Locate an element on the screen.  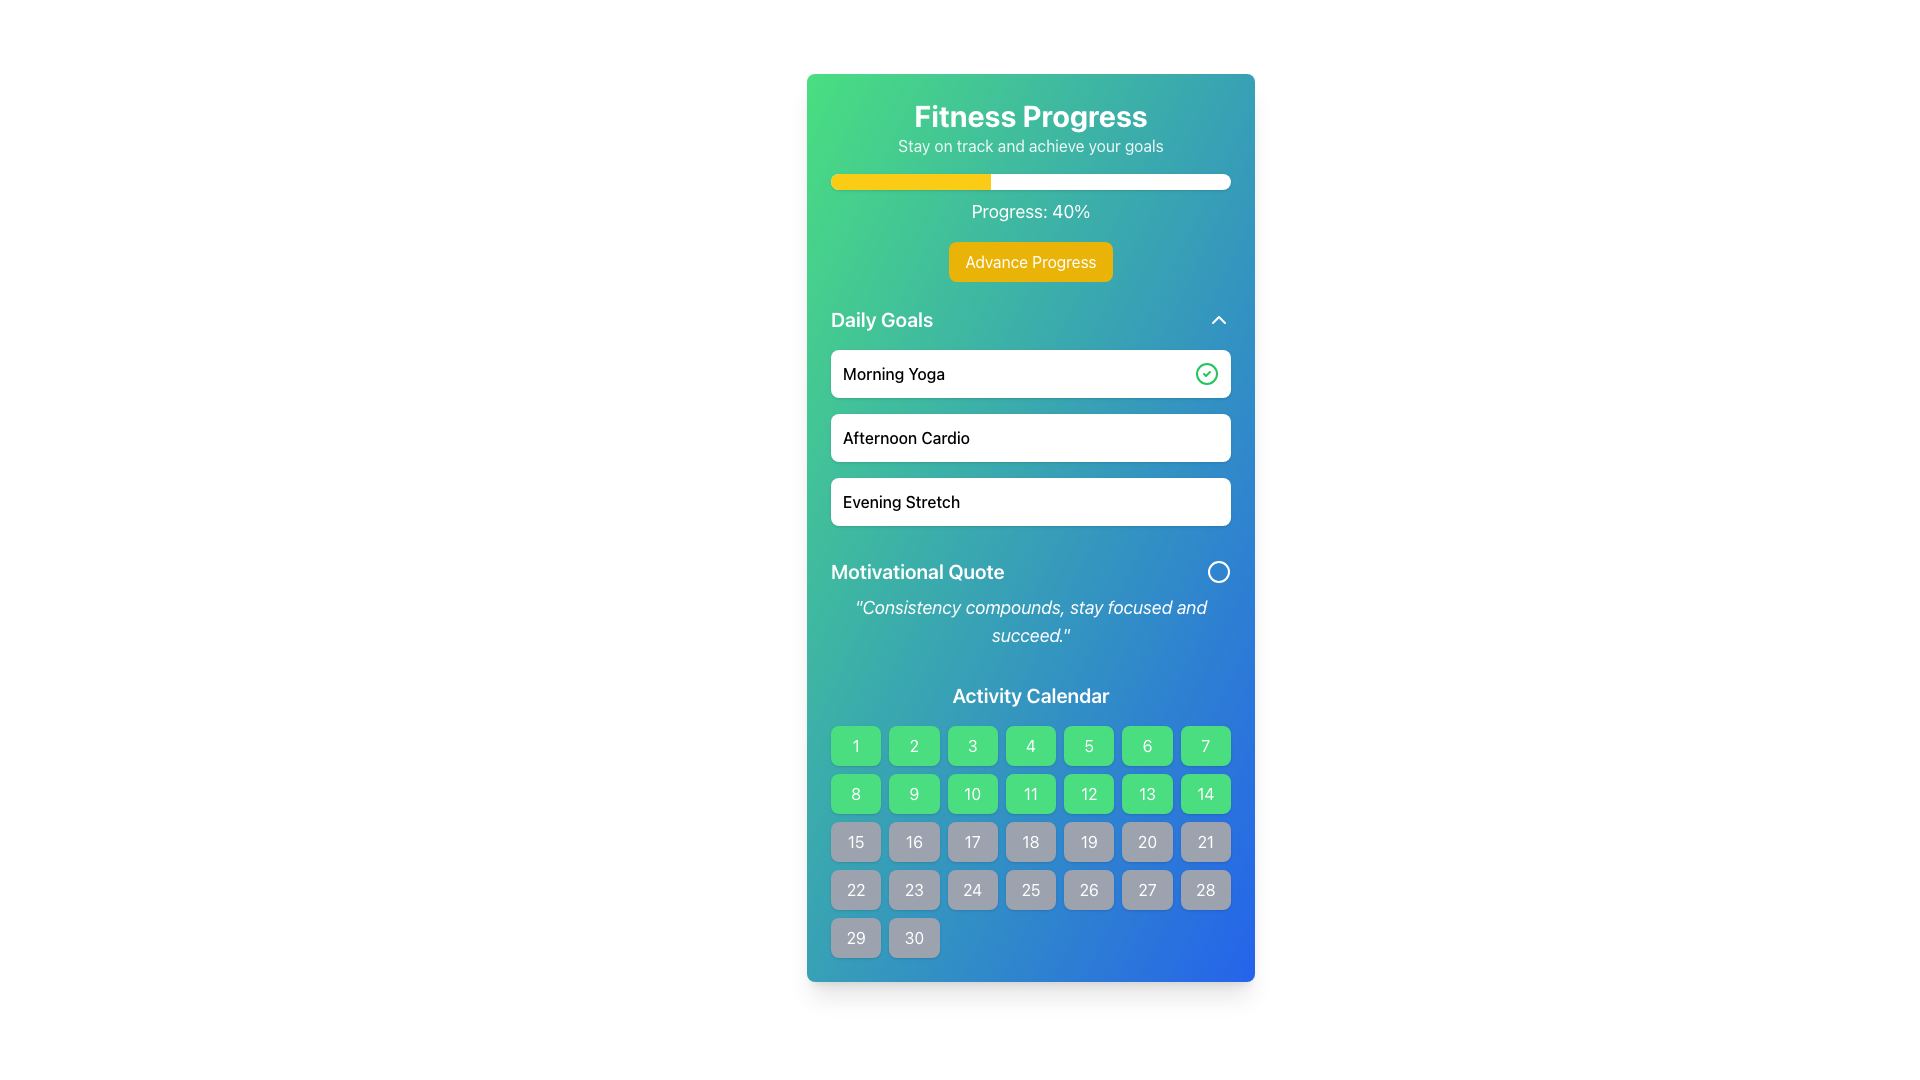
the button representing a selectable day in the 'Activity Calendar' section is located at coordinates (912, 937).